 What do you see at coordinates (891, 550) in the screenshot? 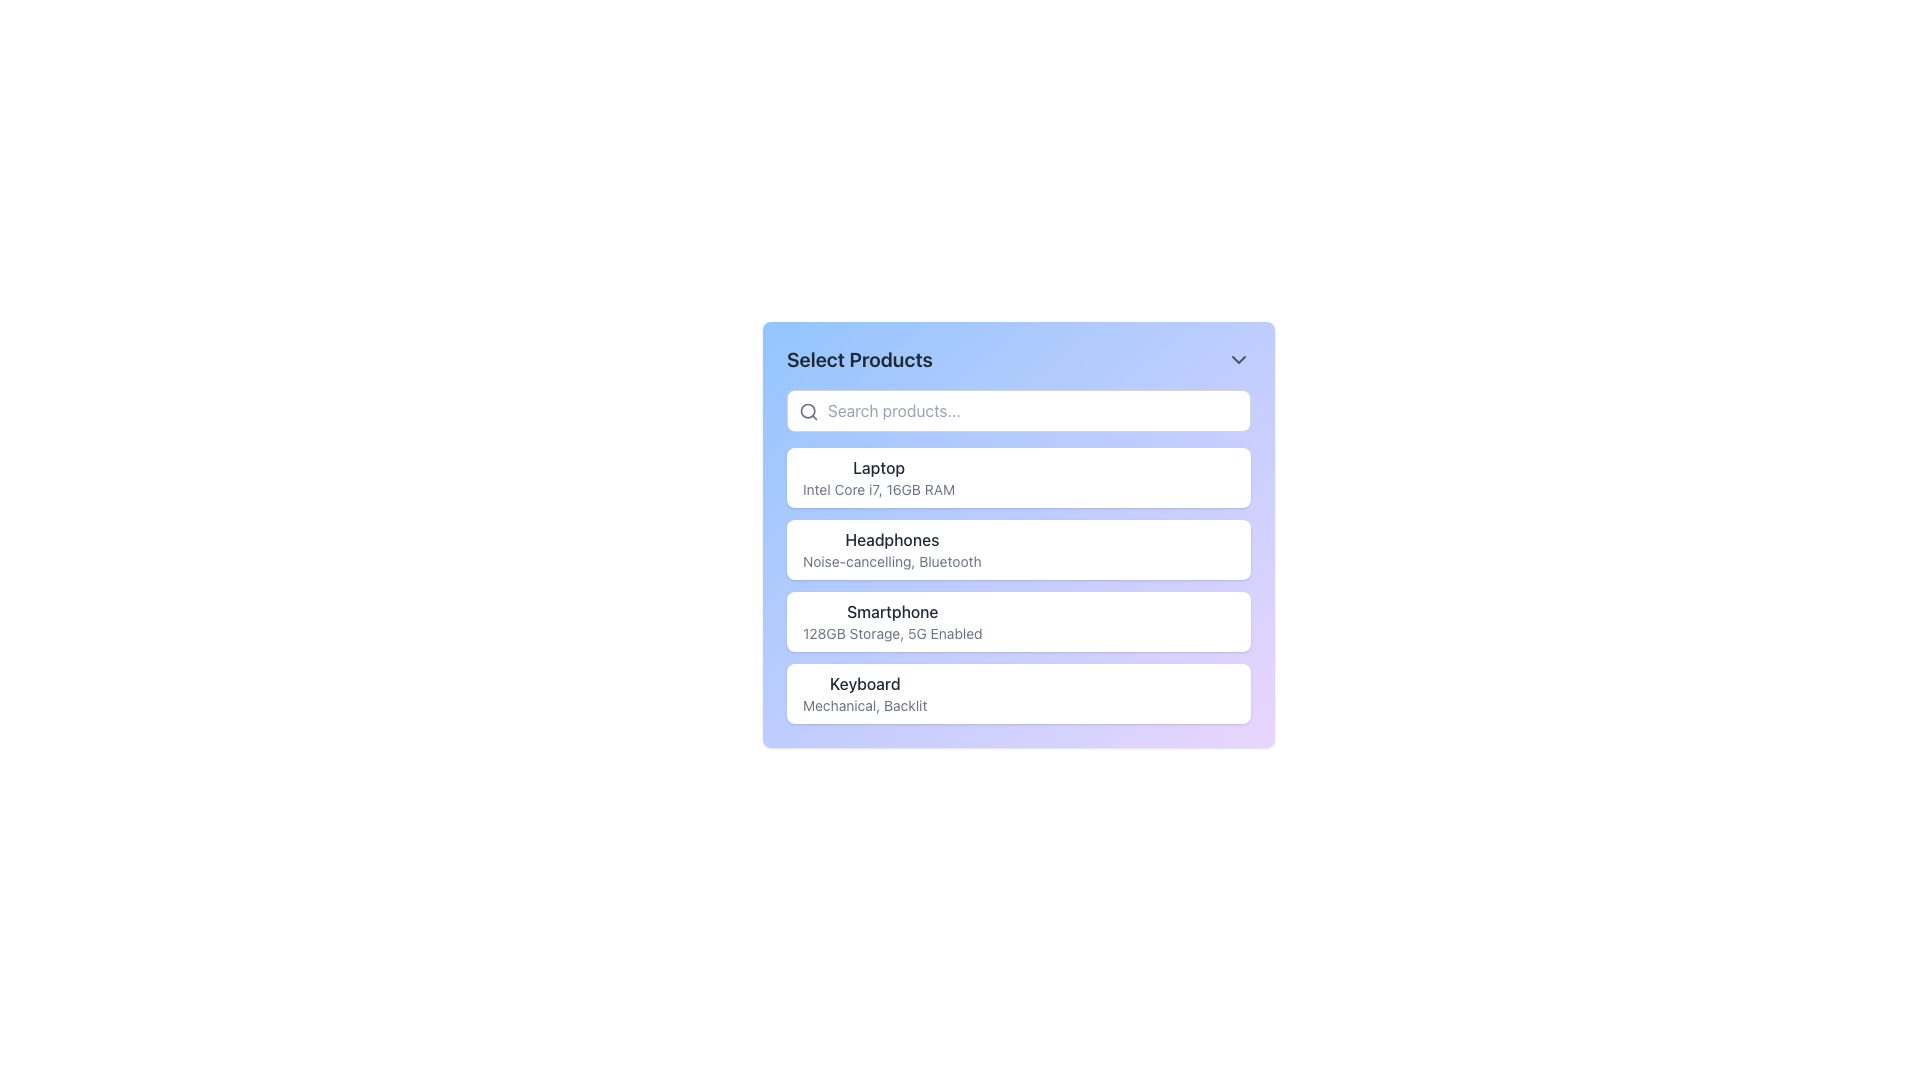
I see `the selectable option for headphones, which is the second item in the vertical list of product options` at bounding box center [891, 550].